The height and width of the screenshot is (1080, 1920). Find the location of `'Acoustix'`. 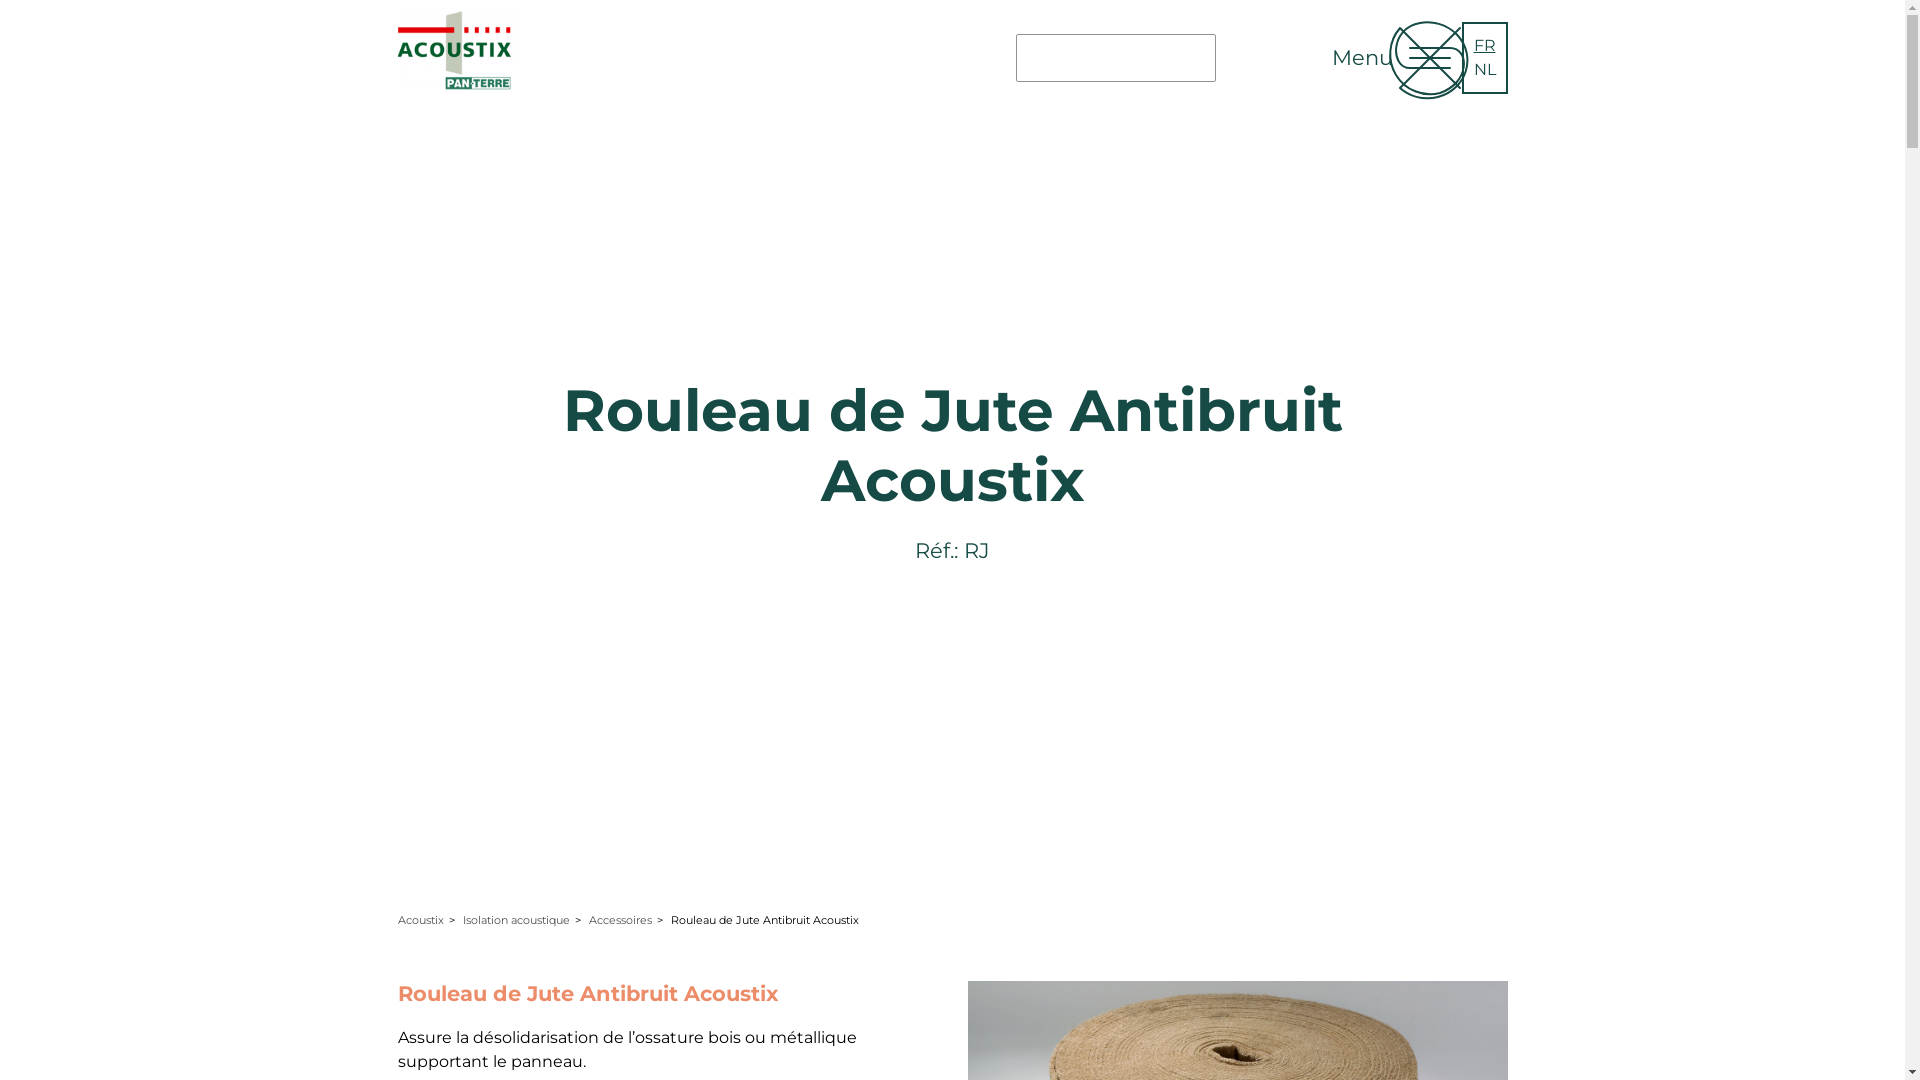

'Acoustix' is located at coordinates (420, 920).